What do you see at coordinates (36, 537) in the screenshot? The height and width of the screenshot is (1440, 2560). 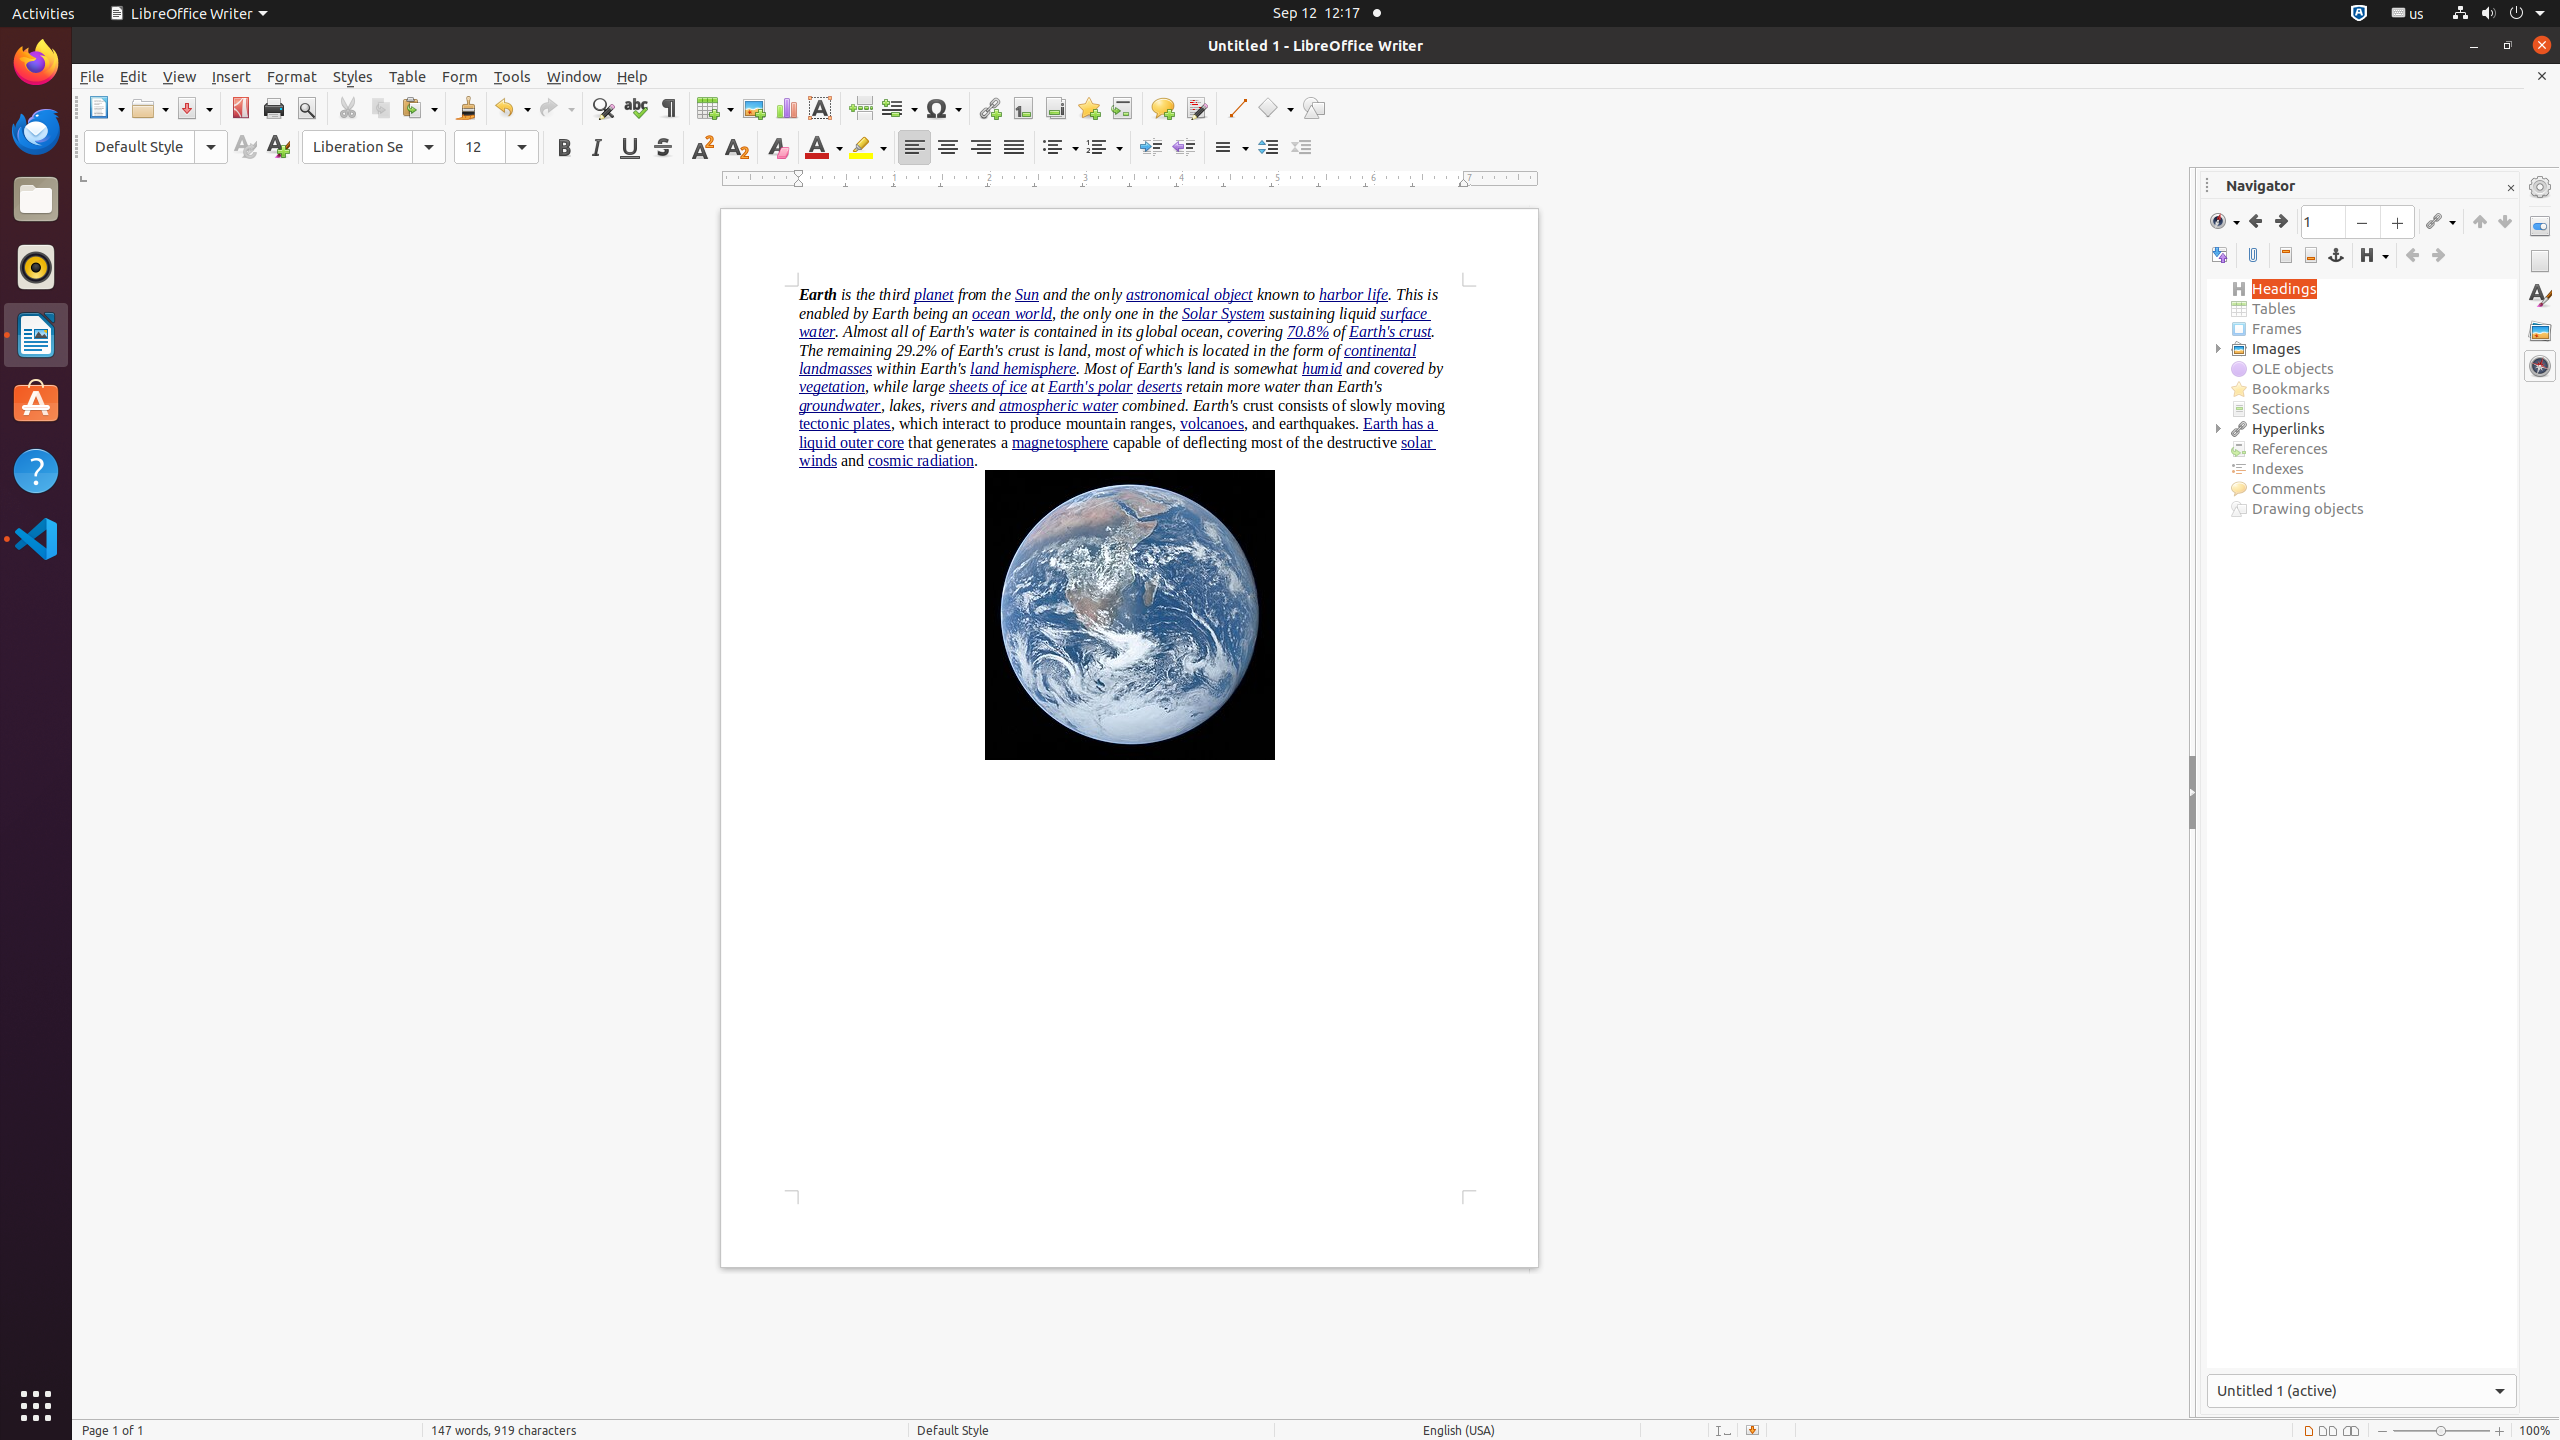 I see `'Visual Studio Code'` at bounding box center [36, 537].